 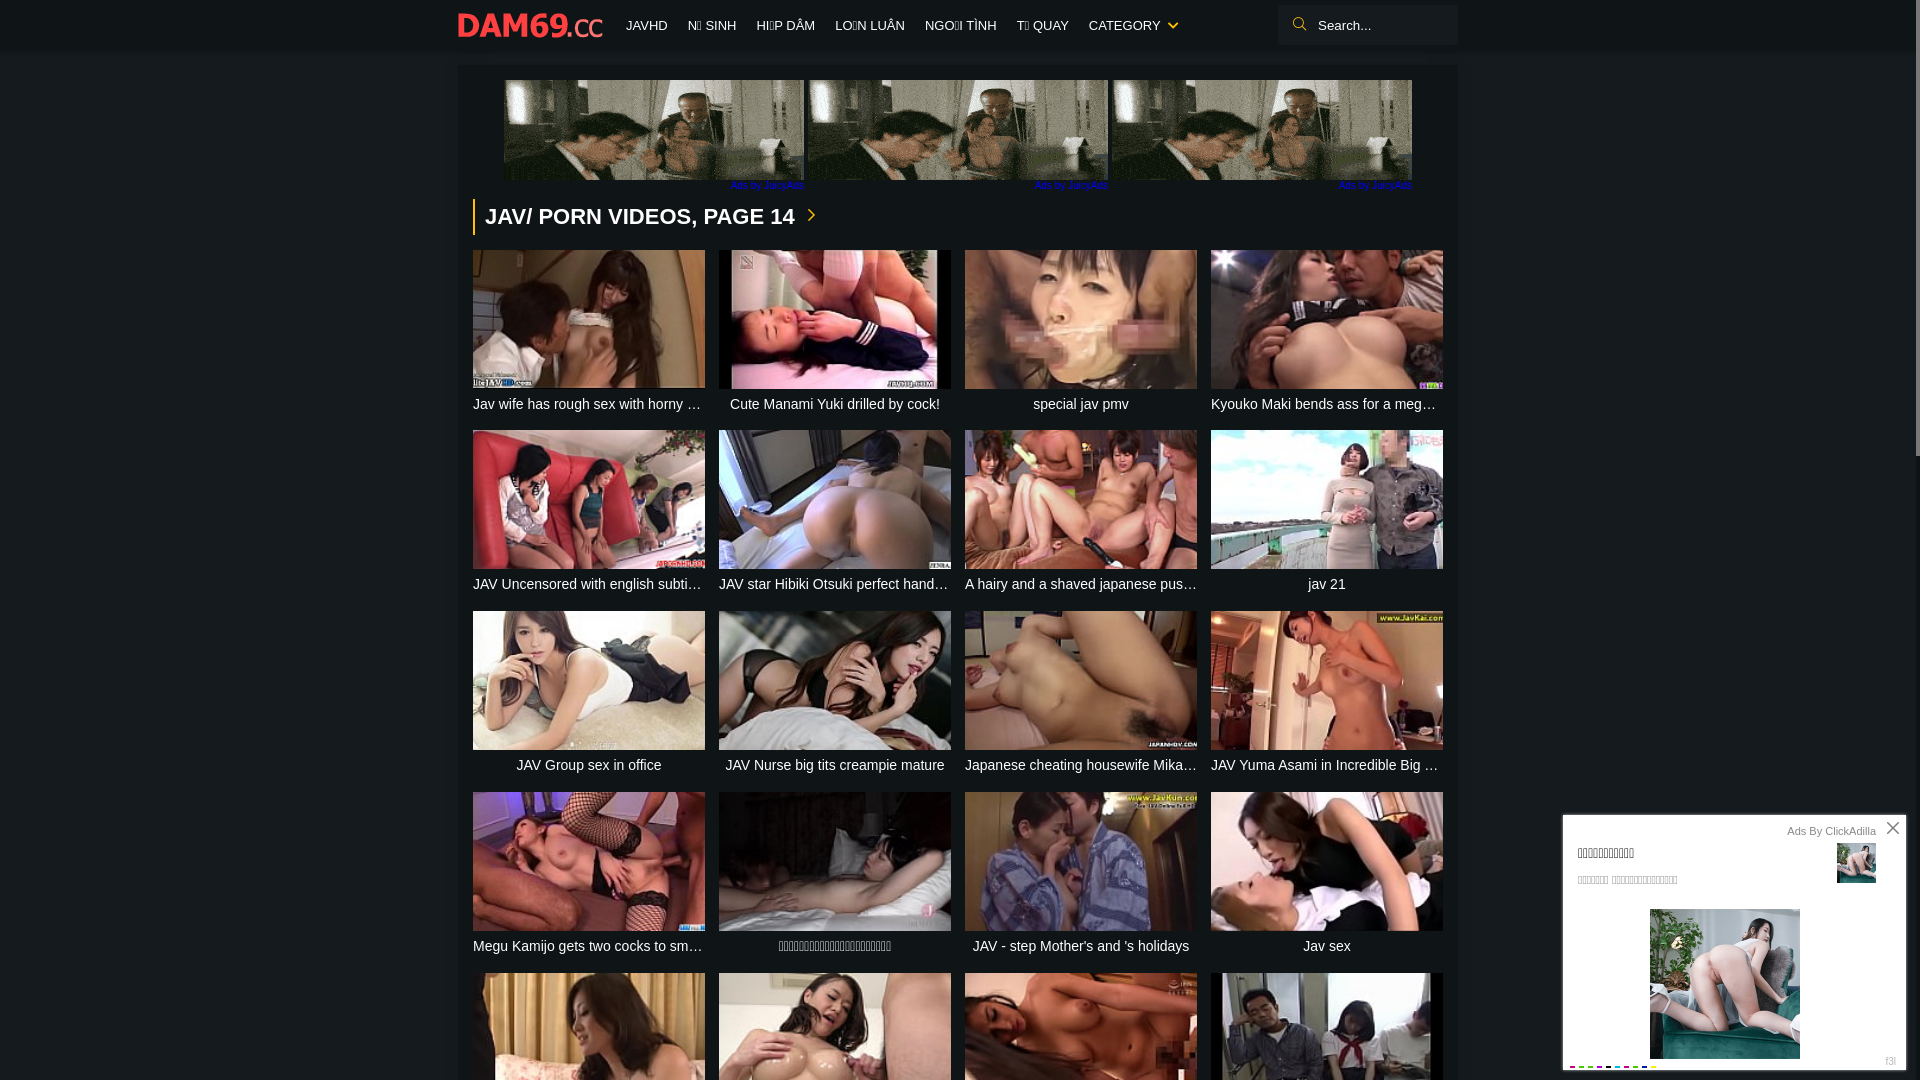 What do you see at coordinates (614, 26) in the screenshot?
I see `'JAVHD'` at bounding box center [614, 26].